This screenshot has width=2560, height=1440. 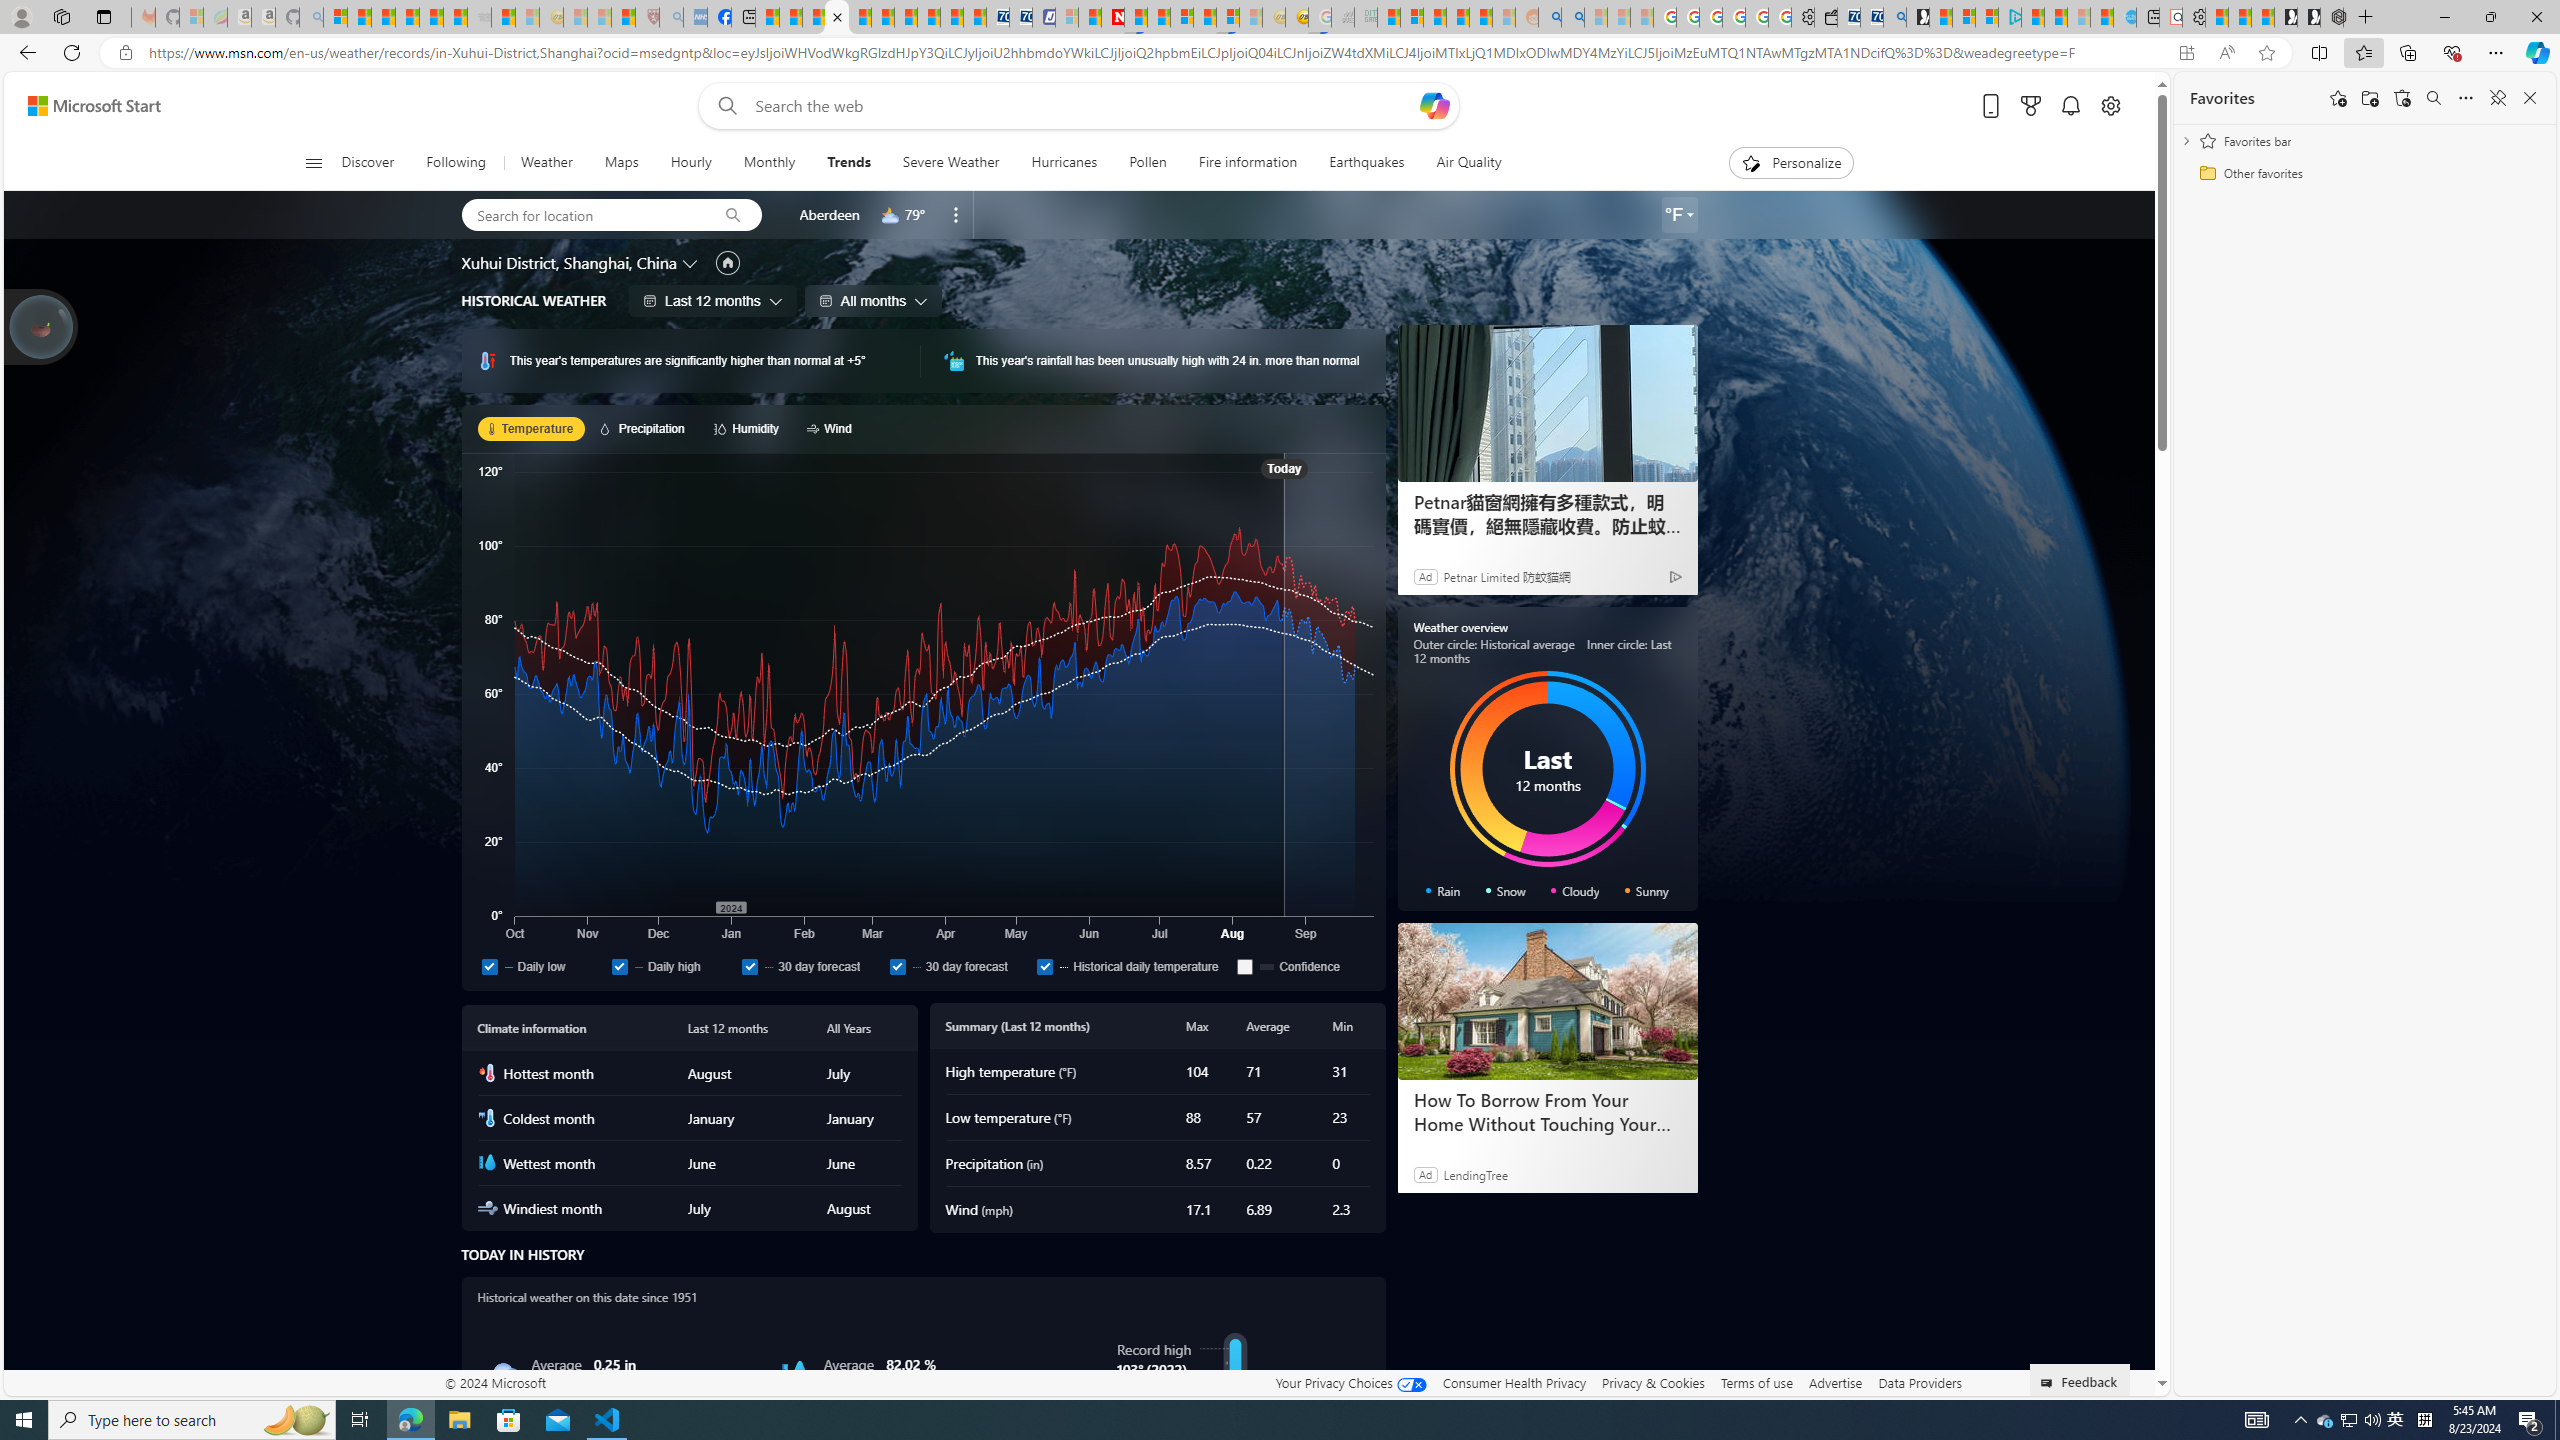 I want to click on 'Set as primary location', so click(x=726, y=261).